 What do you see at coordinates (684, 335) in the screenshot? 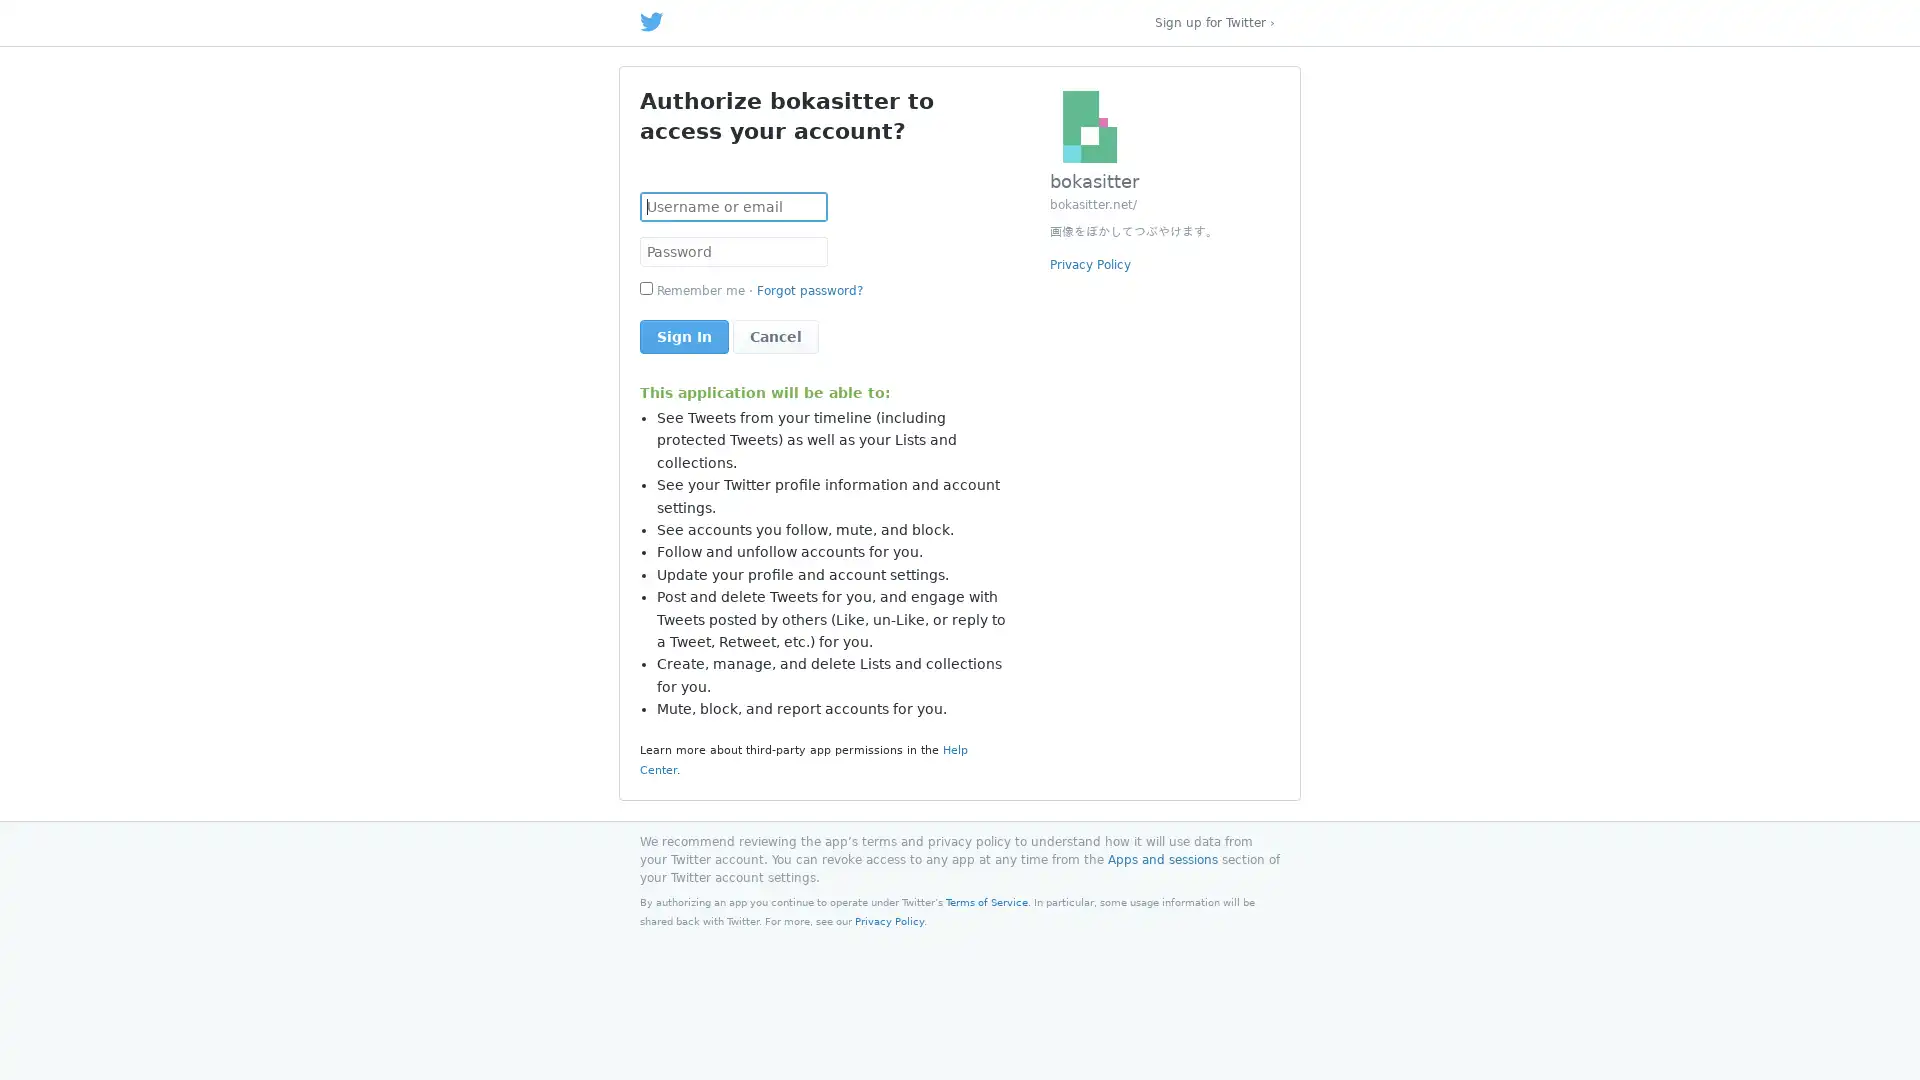
I see `Sign In` at bounding box center [684, 335].